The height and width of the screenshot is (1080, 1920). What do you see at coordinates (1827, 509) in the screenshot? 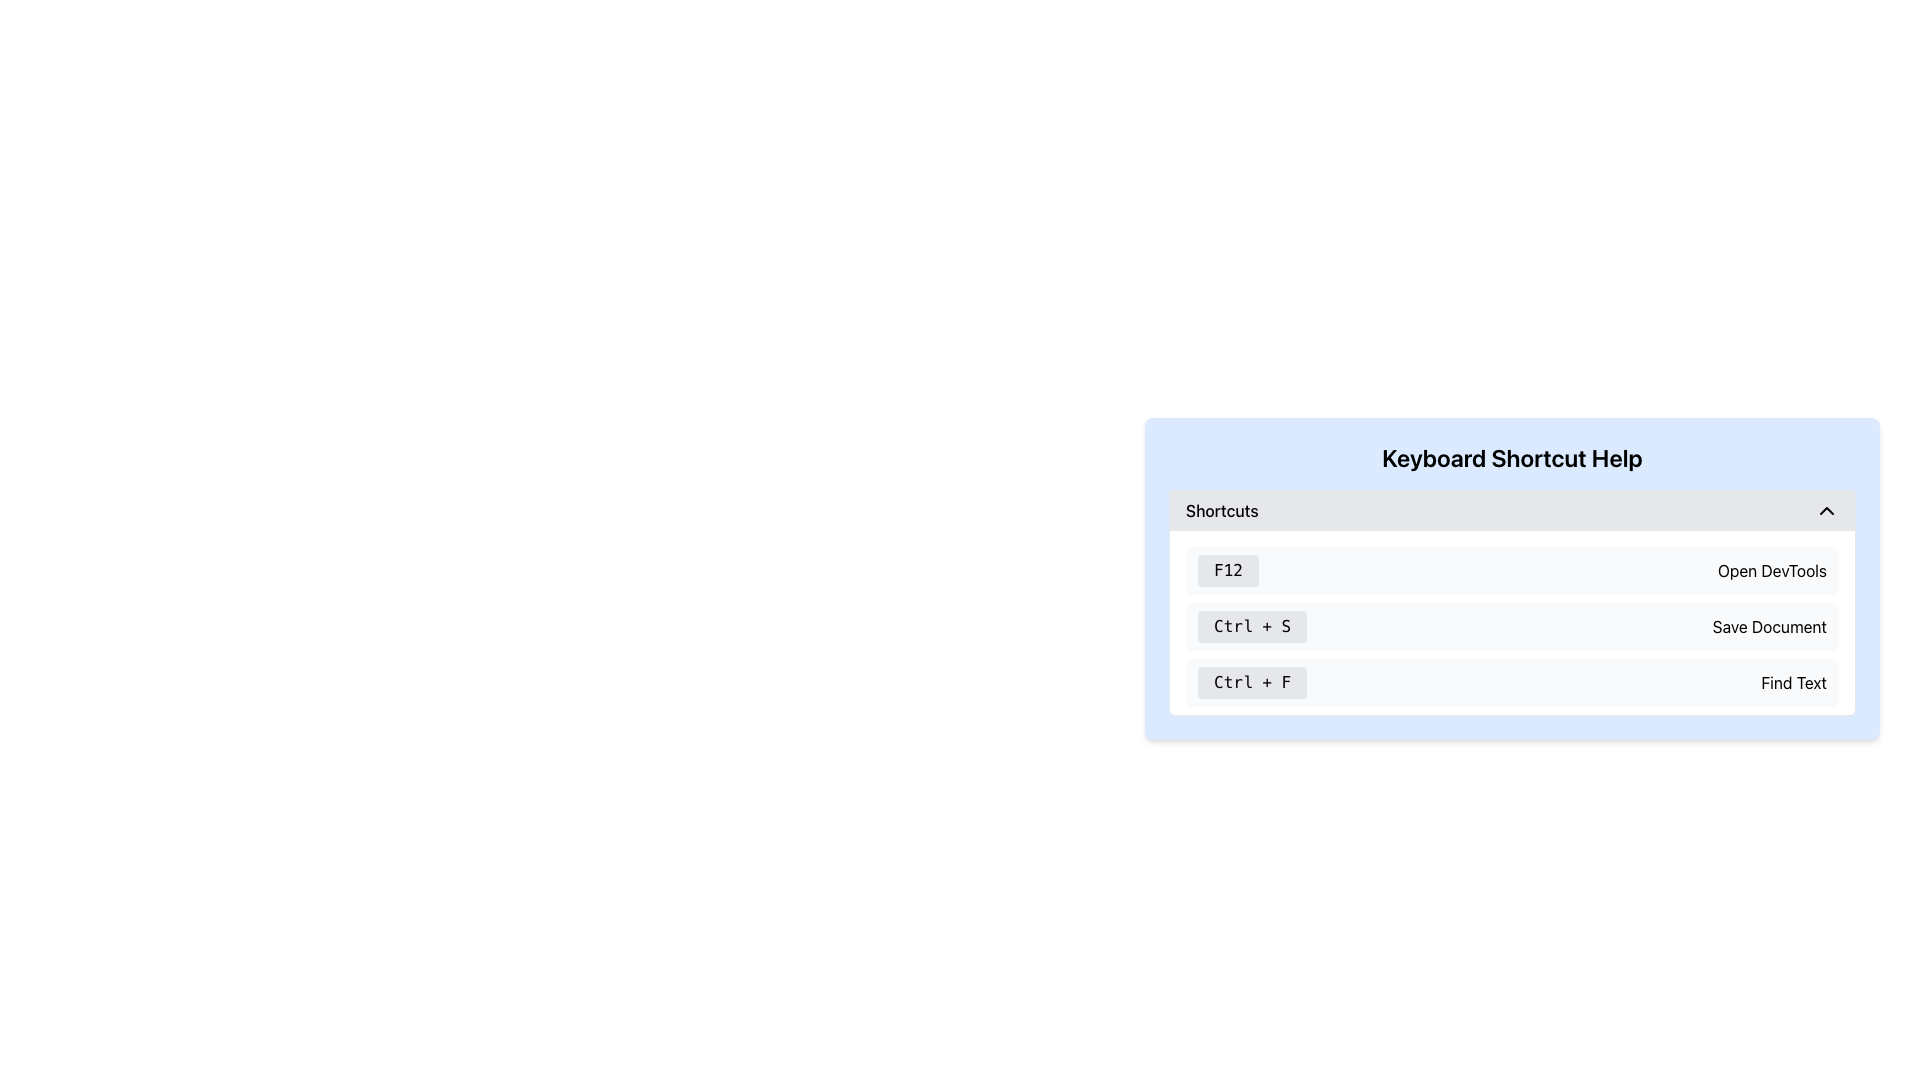
I see `the upward-pointing chevron arrow icon button located at the far right of the header section labeled 'Shortcuts'` at bounding box center [1827, 509].